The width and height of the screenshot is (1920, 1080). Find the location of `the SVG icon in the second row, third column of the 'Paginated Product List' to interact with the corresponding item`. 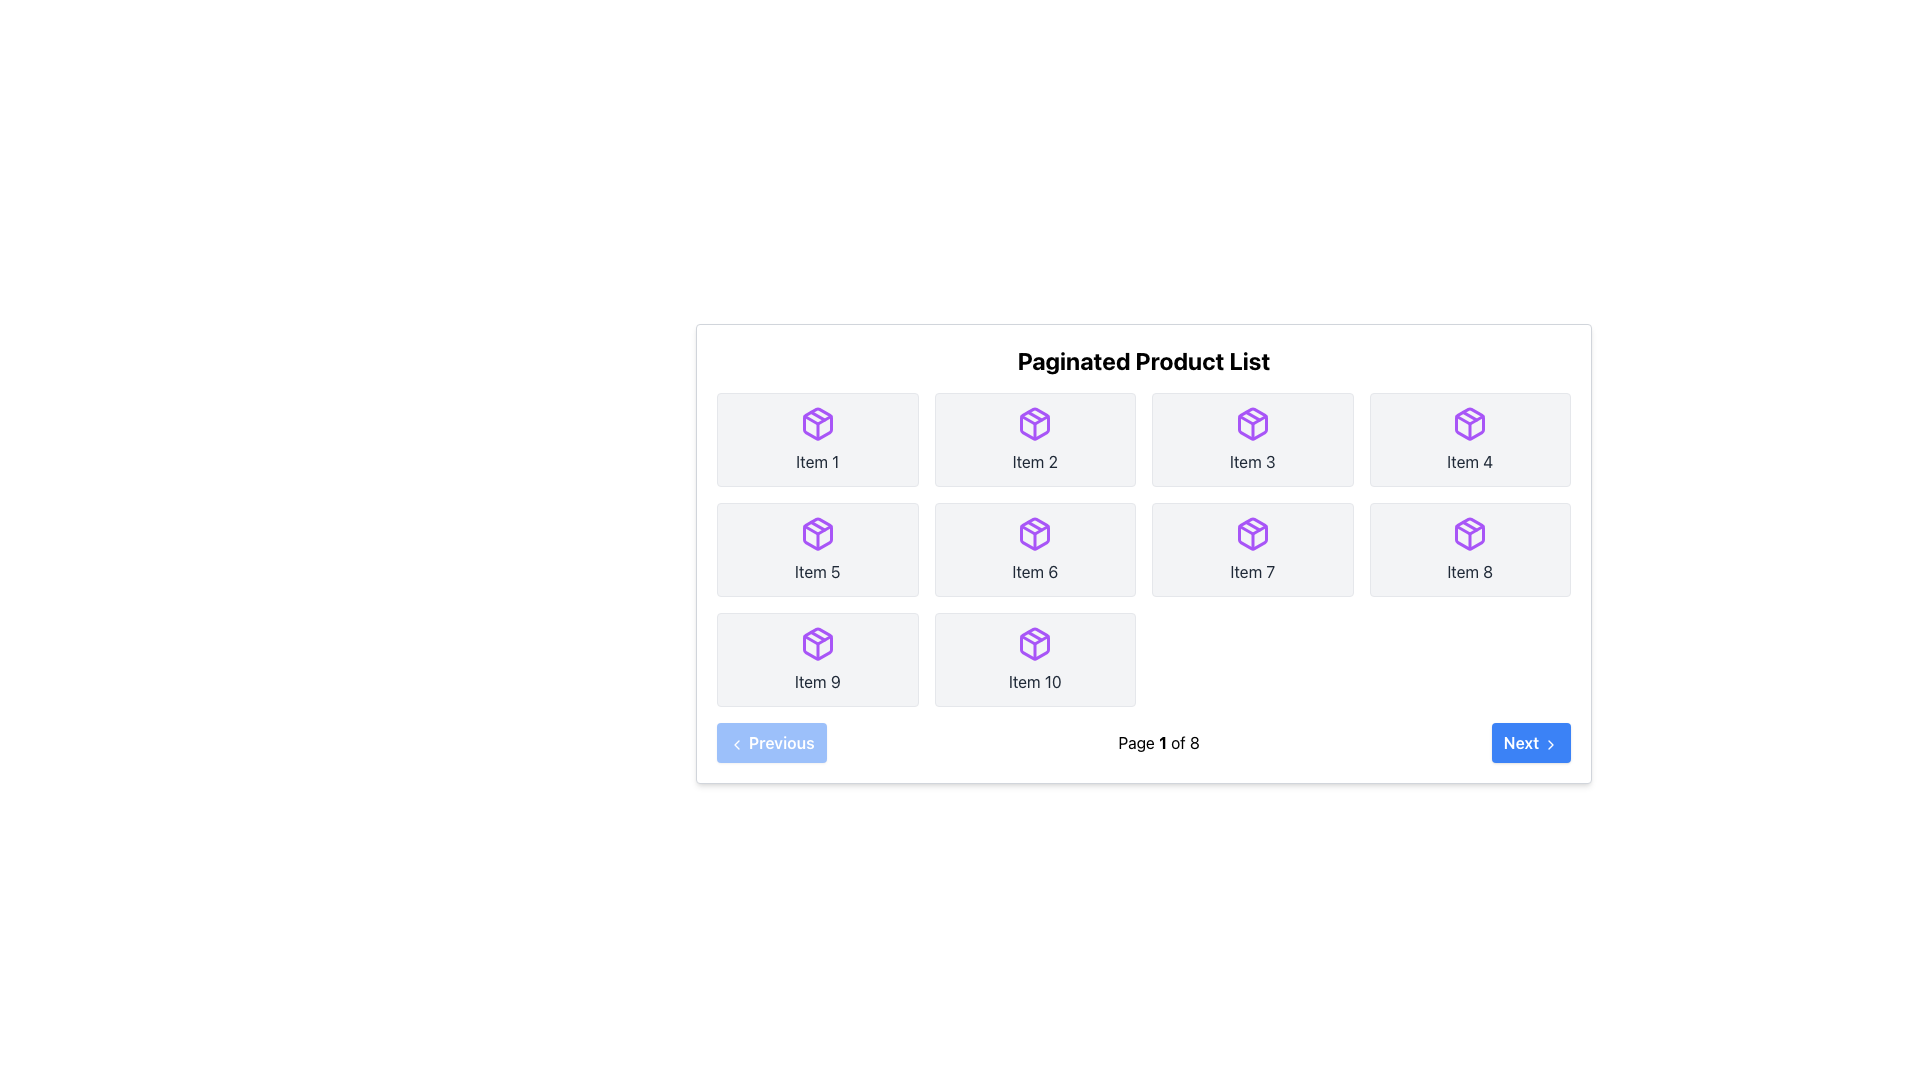

the SVG icon in the second row, third column of the 'Paginated Product List' to interact with the corresponding item is located at coordinates (1251, 532).